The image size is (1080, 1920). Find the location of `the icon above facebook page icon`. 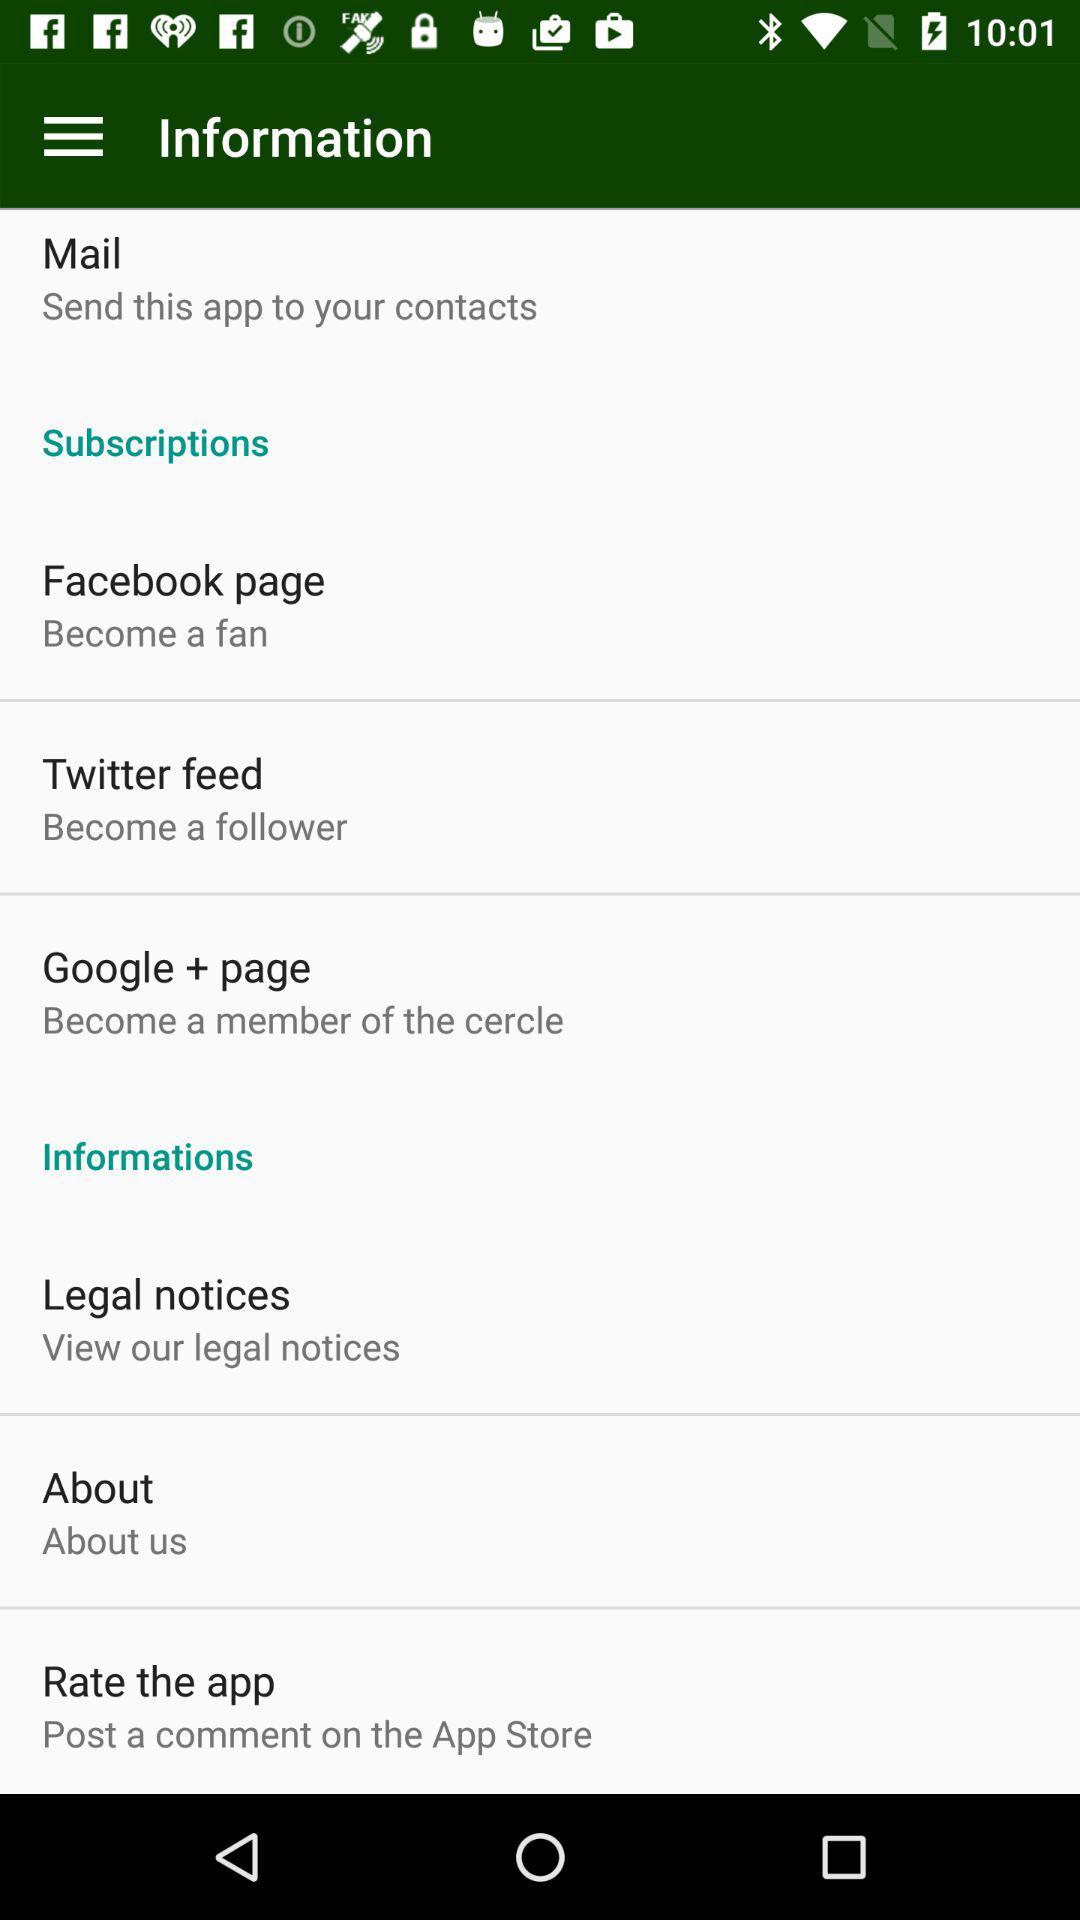

the icon above facebook page icon is located at coordinates (540, 419).